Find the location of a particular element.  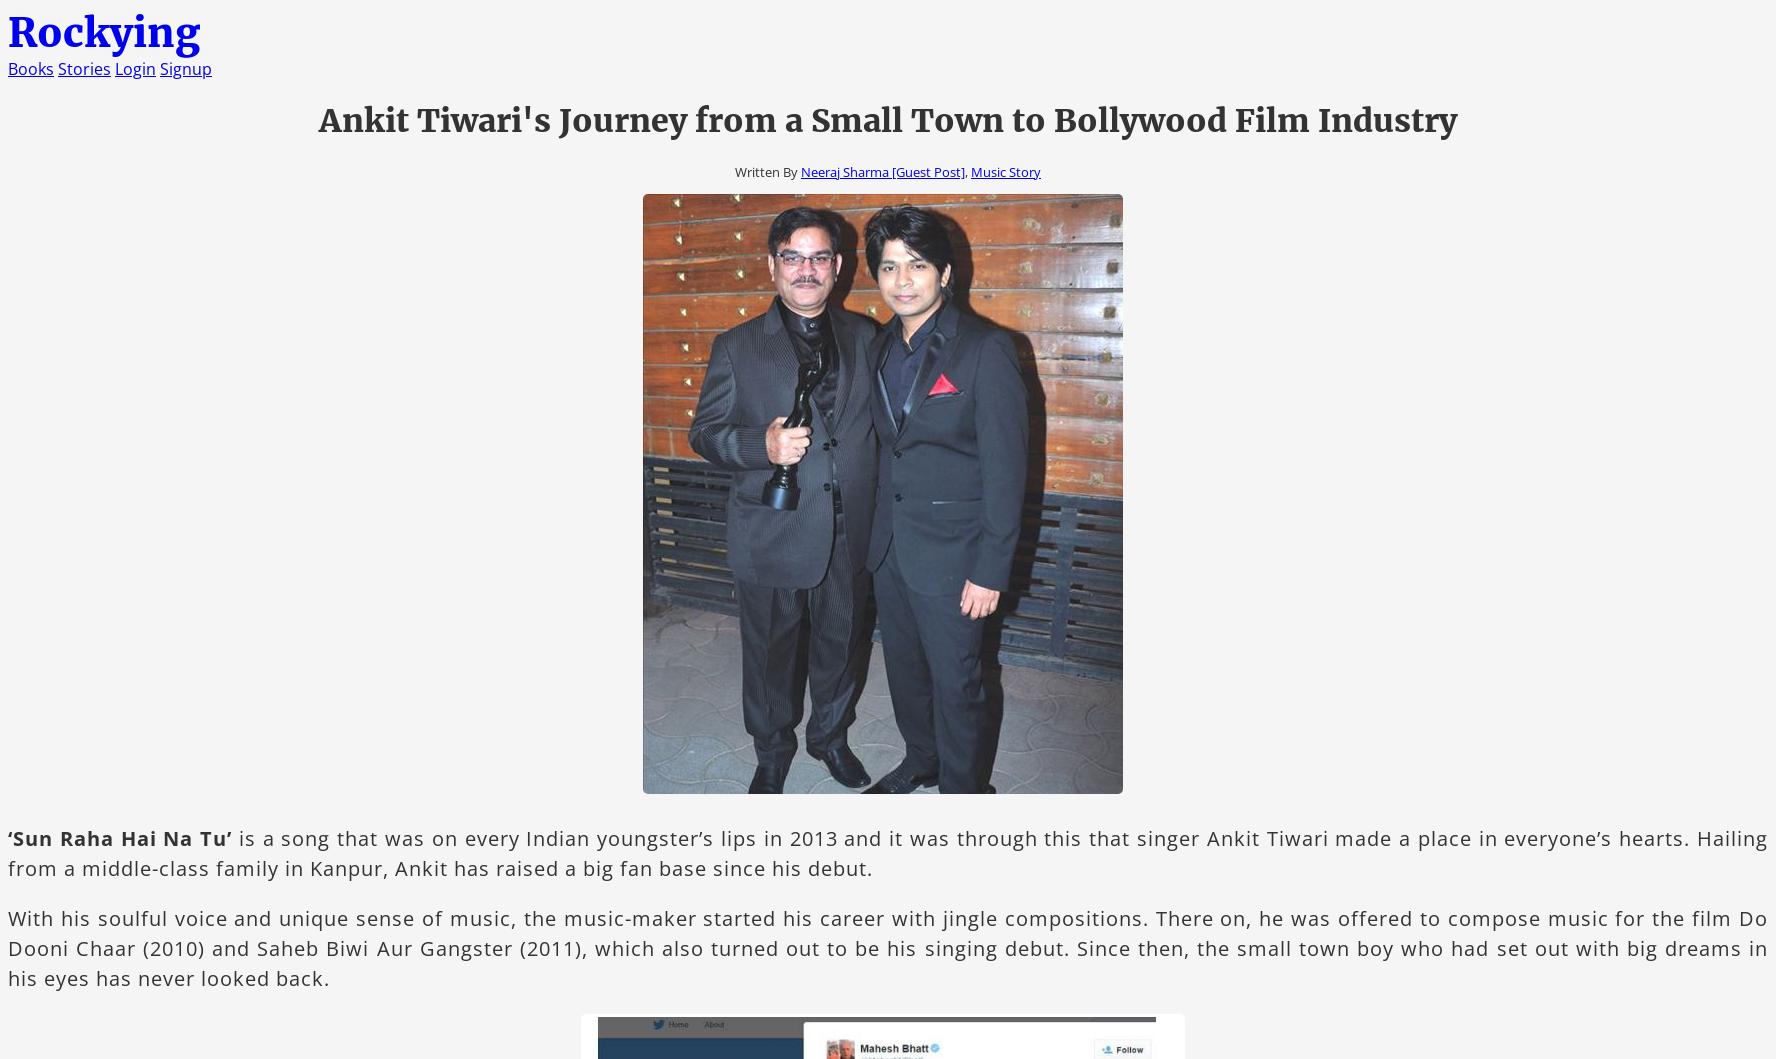

'Neeraj Sharma [Guest Post]' is located at coordinates (883, 170).